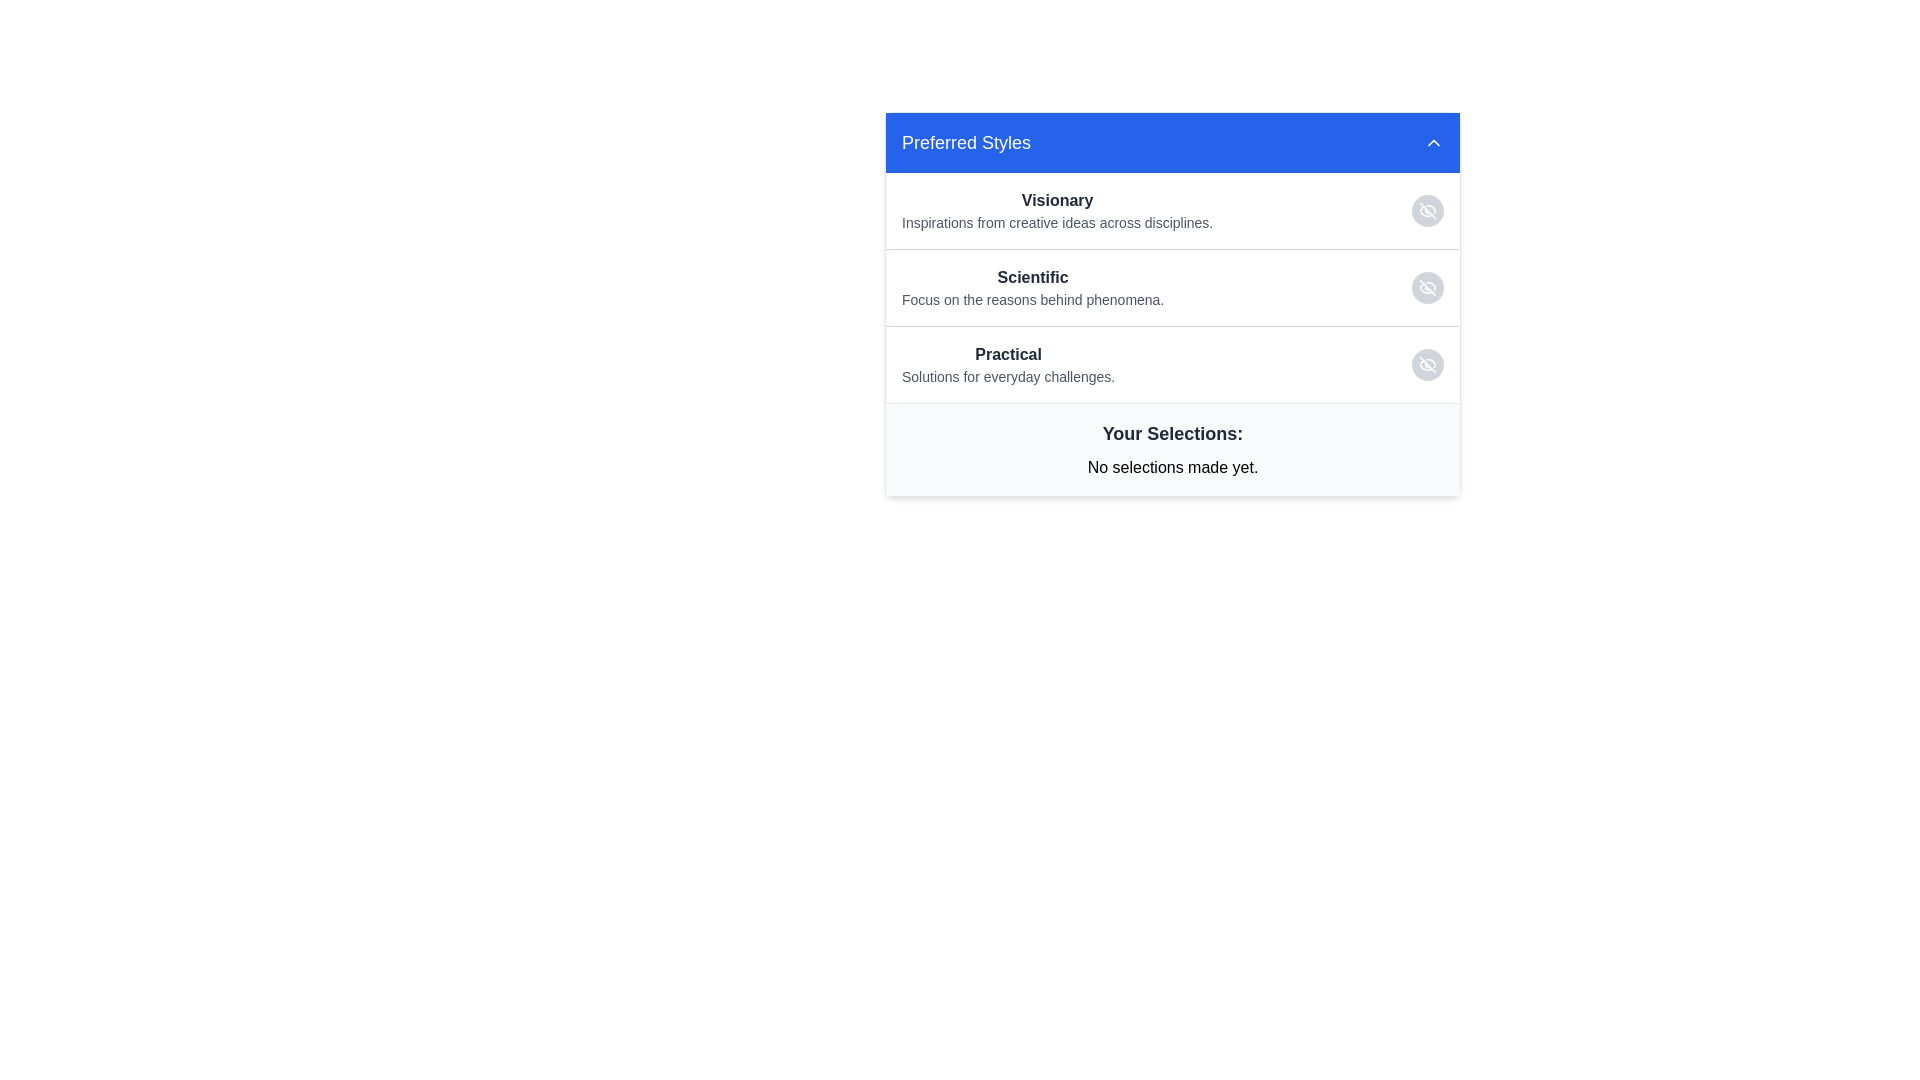 The width and height of the screenshot is (1920, 1080). I want to click on keyboard navigation, so click(1433, 141).